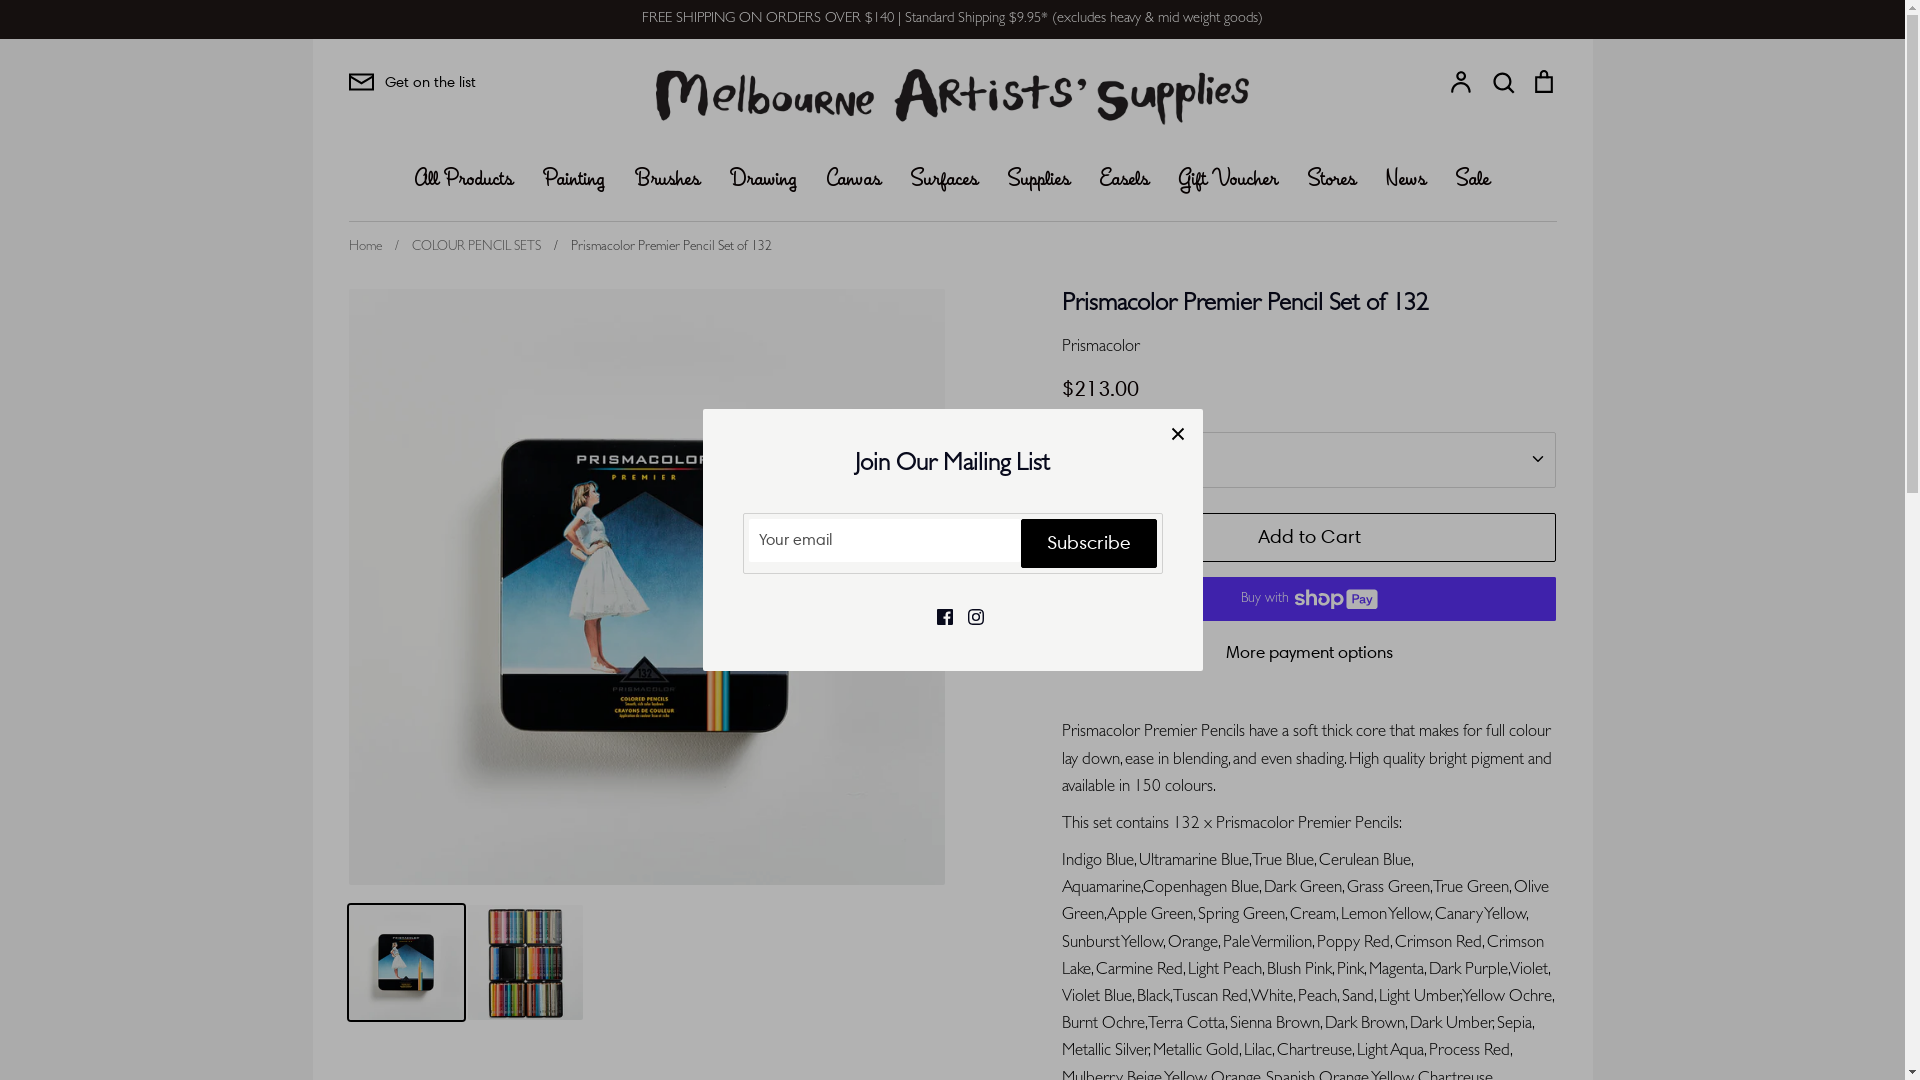 The image size is (1920, 1080). Describe the element at coordinates (1087, 543) in the screenshot. I see `'Subscribe'` at that location.